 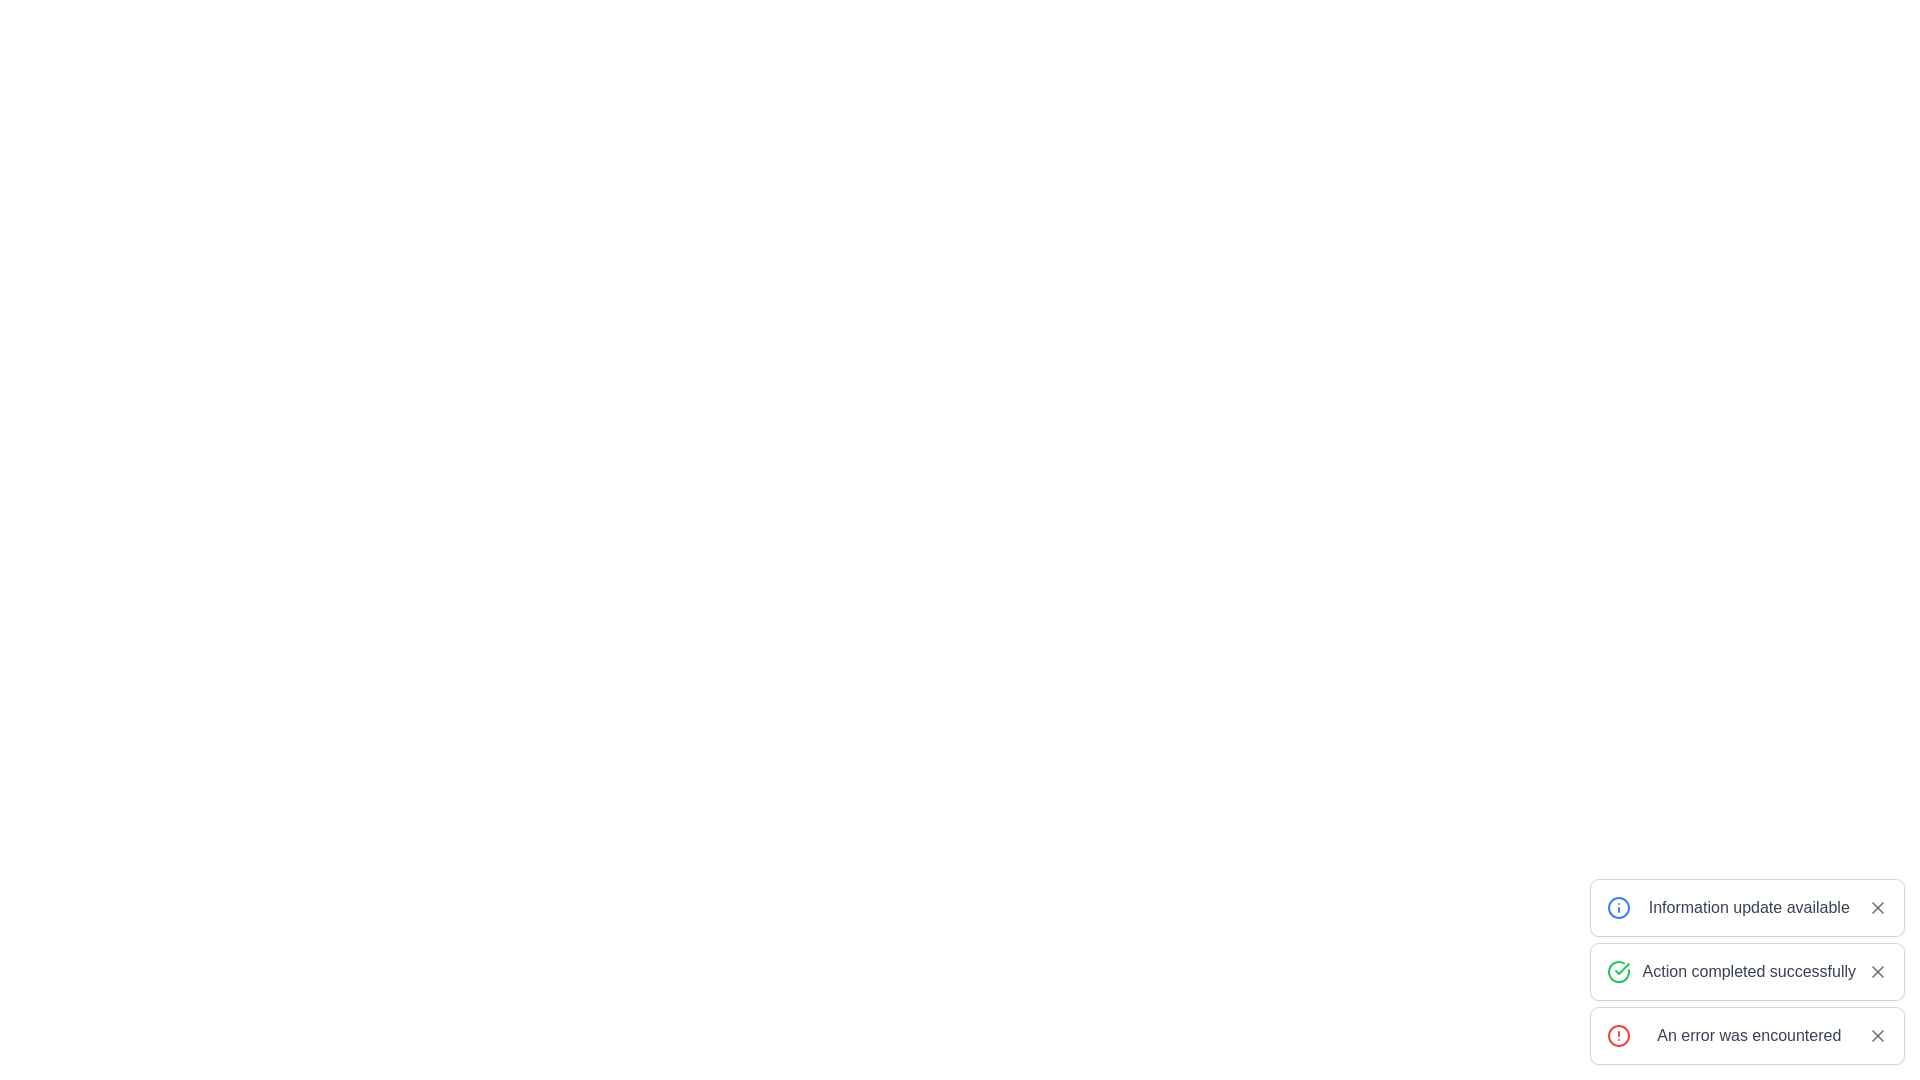 I want to click on the Informational icon associated with the notification card that displays 'Information update available' located at the top of the right-side panel, so click(x=1618, y=907).